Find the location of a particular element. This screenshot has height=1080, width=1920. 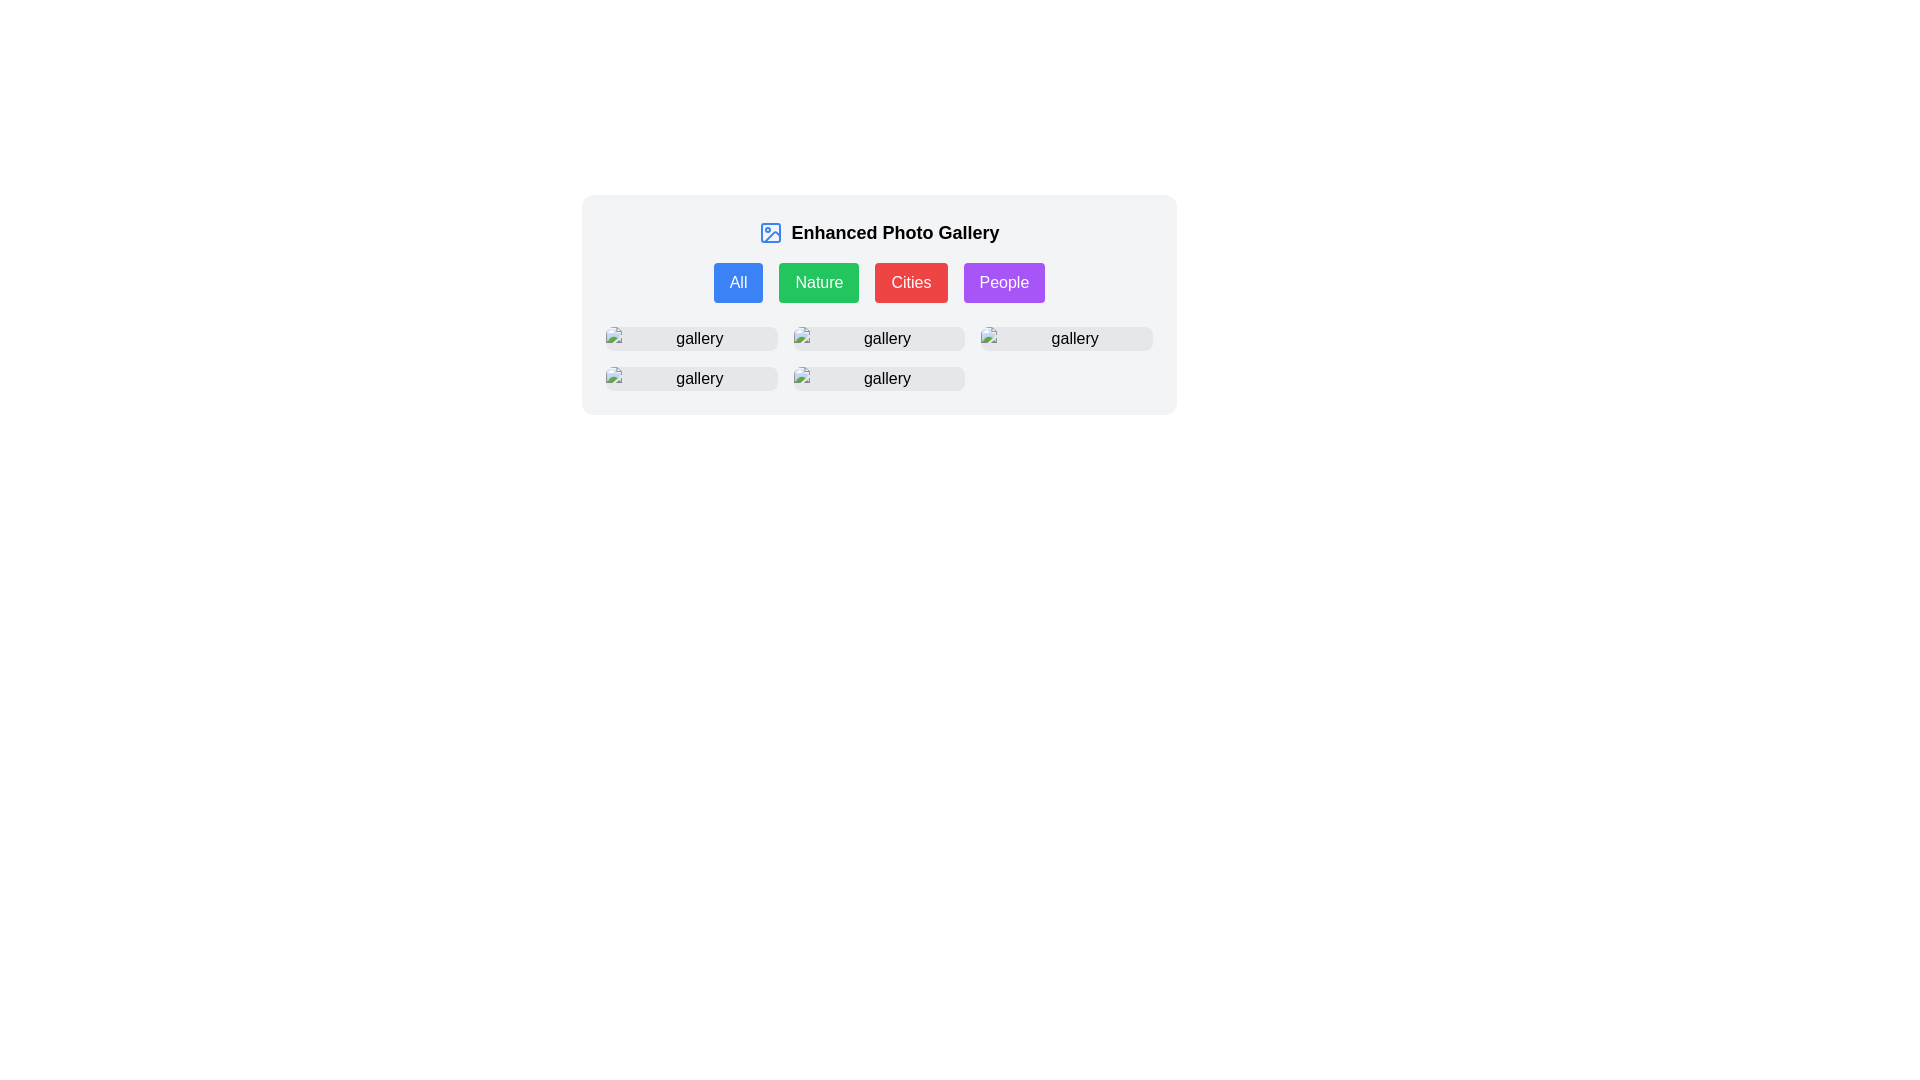

the 'Nature' category filter button, which is the second button in a horizontal group under the 'Enhanced Photo Gallery' header is located at coordinates (819, 282).